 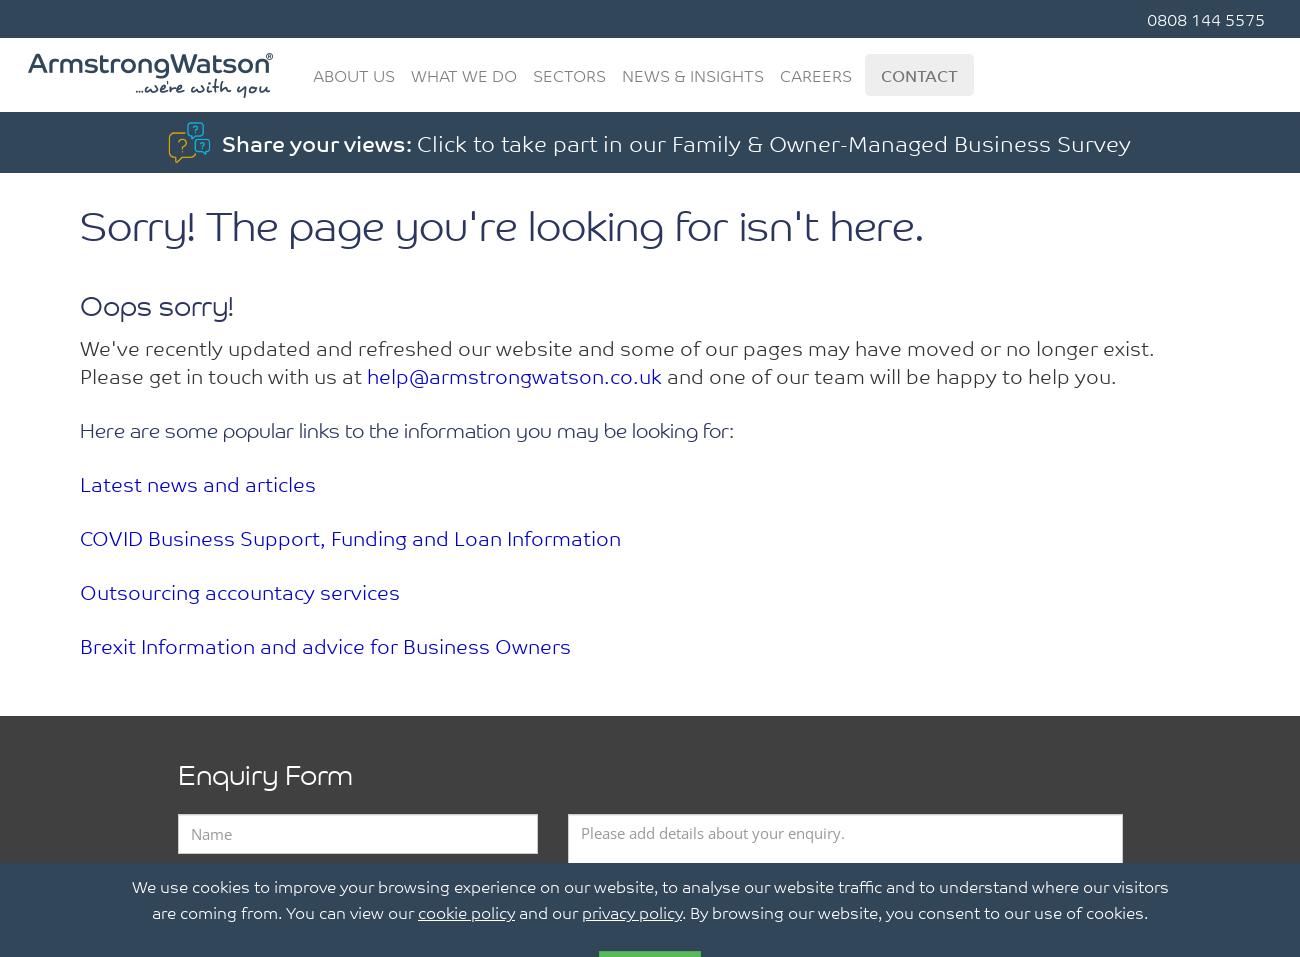 I want to click on 'What We Do', so click(x=462, y=74).